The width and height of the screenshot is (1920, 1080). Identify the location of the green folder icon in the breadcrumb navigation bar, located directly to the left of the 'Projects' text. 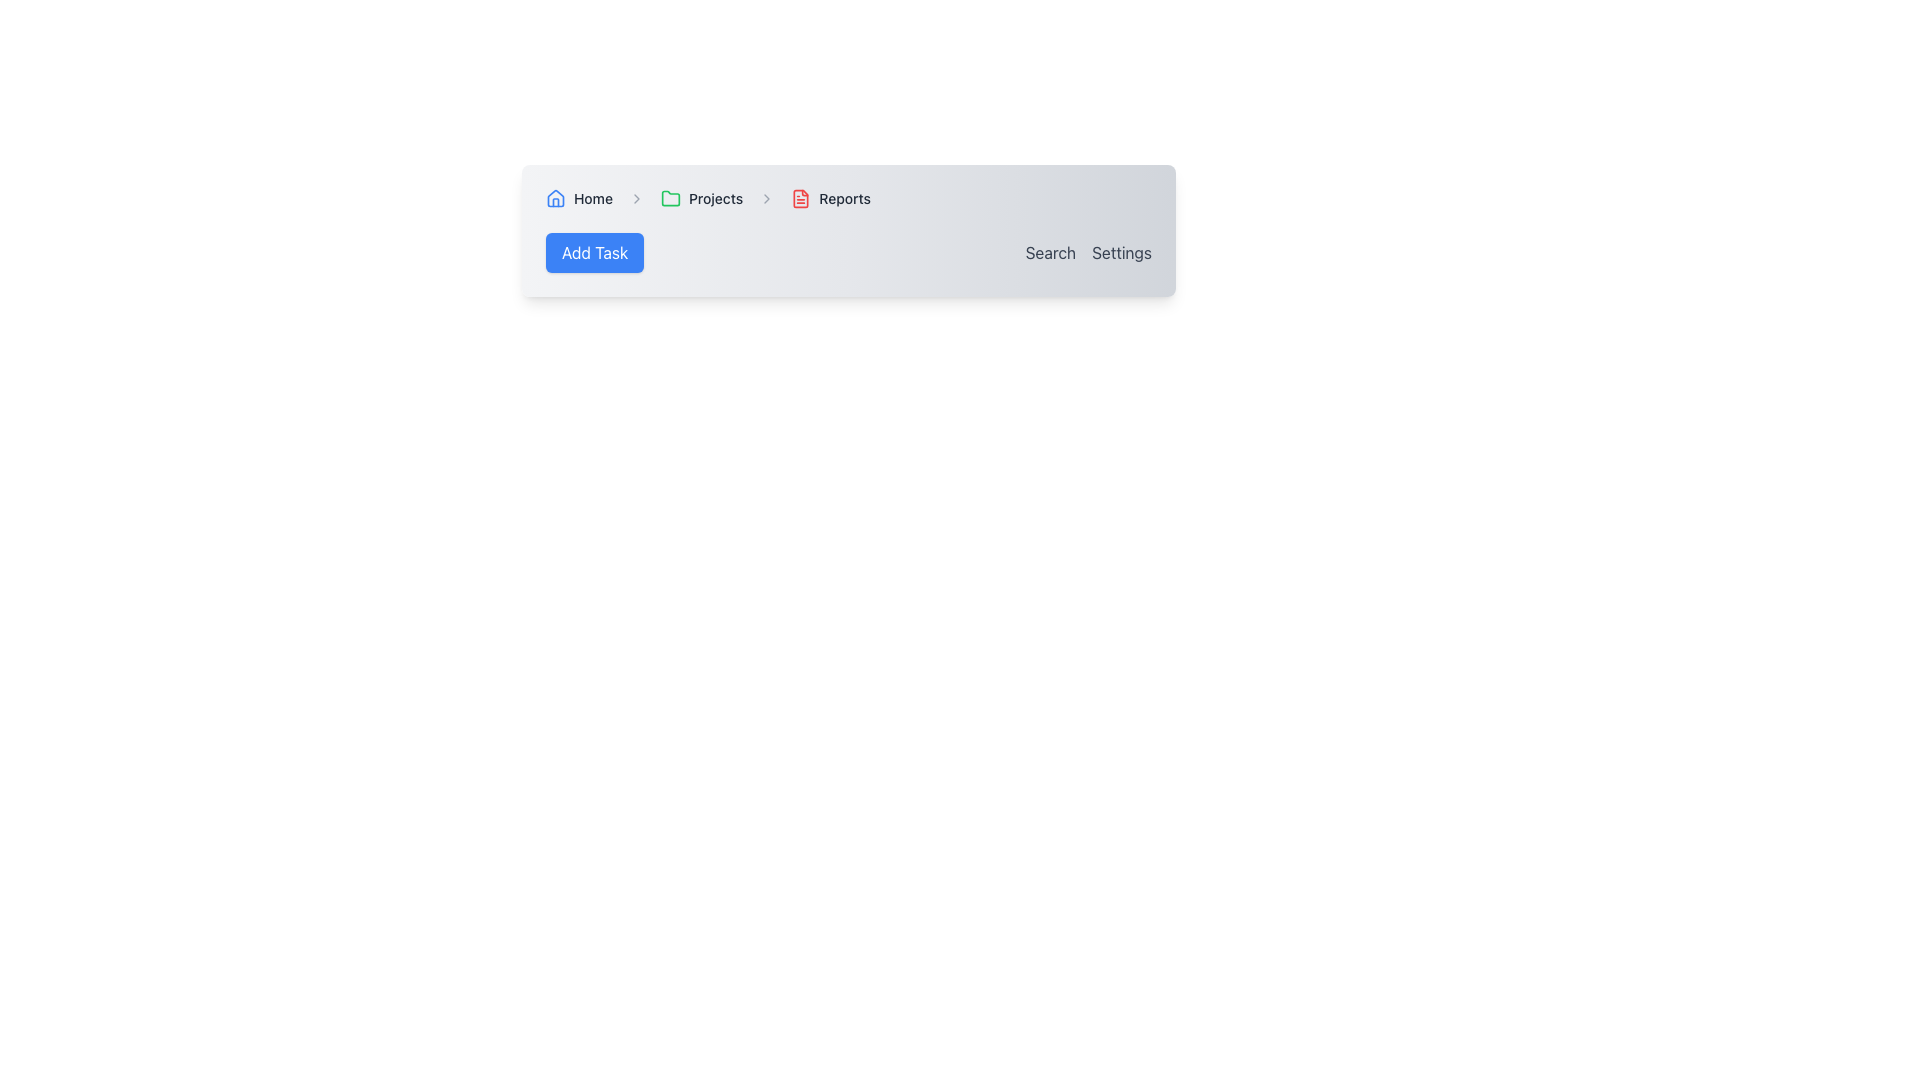
(671, 199).